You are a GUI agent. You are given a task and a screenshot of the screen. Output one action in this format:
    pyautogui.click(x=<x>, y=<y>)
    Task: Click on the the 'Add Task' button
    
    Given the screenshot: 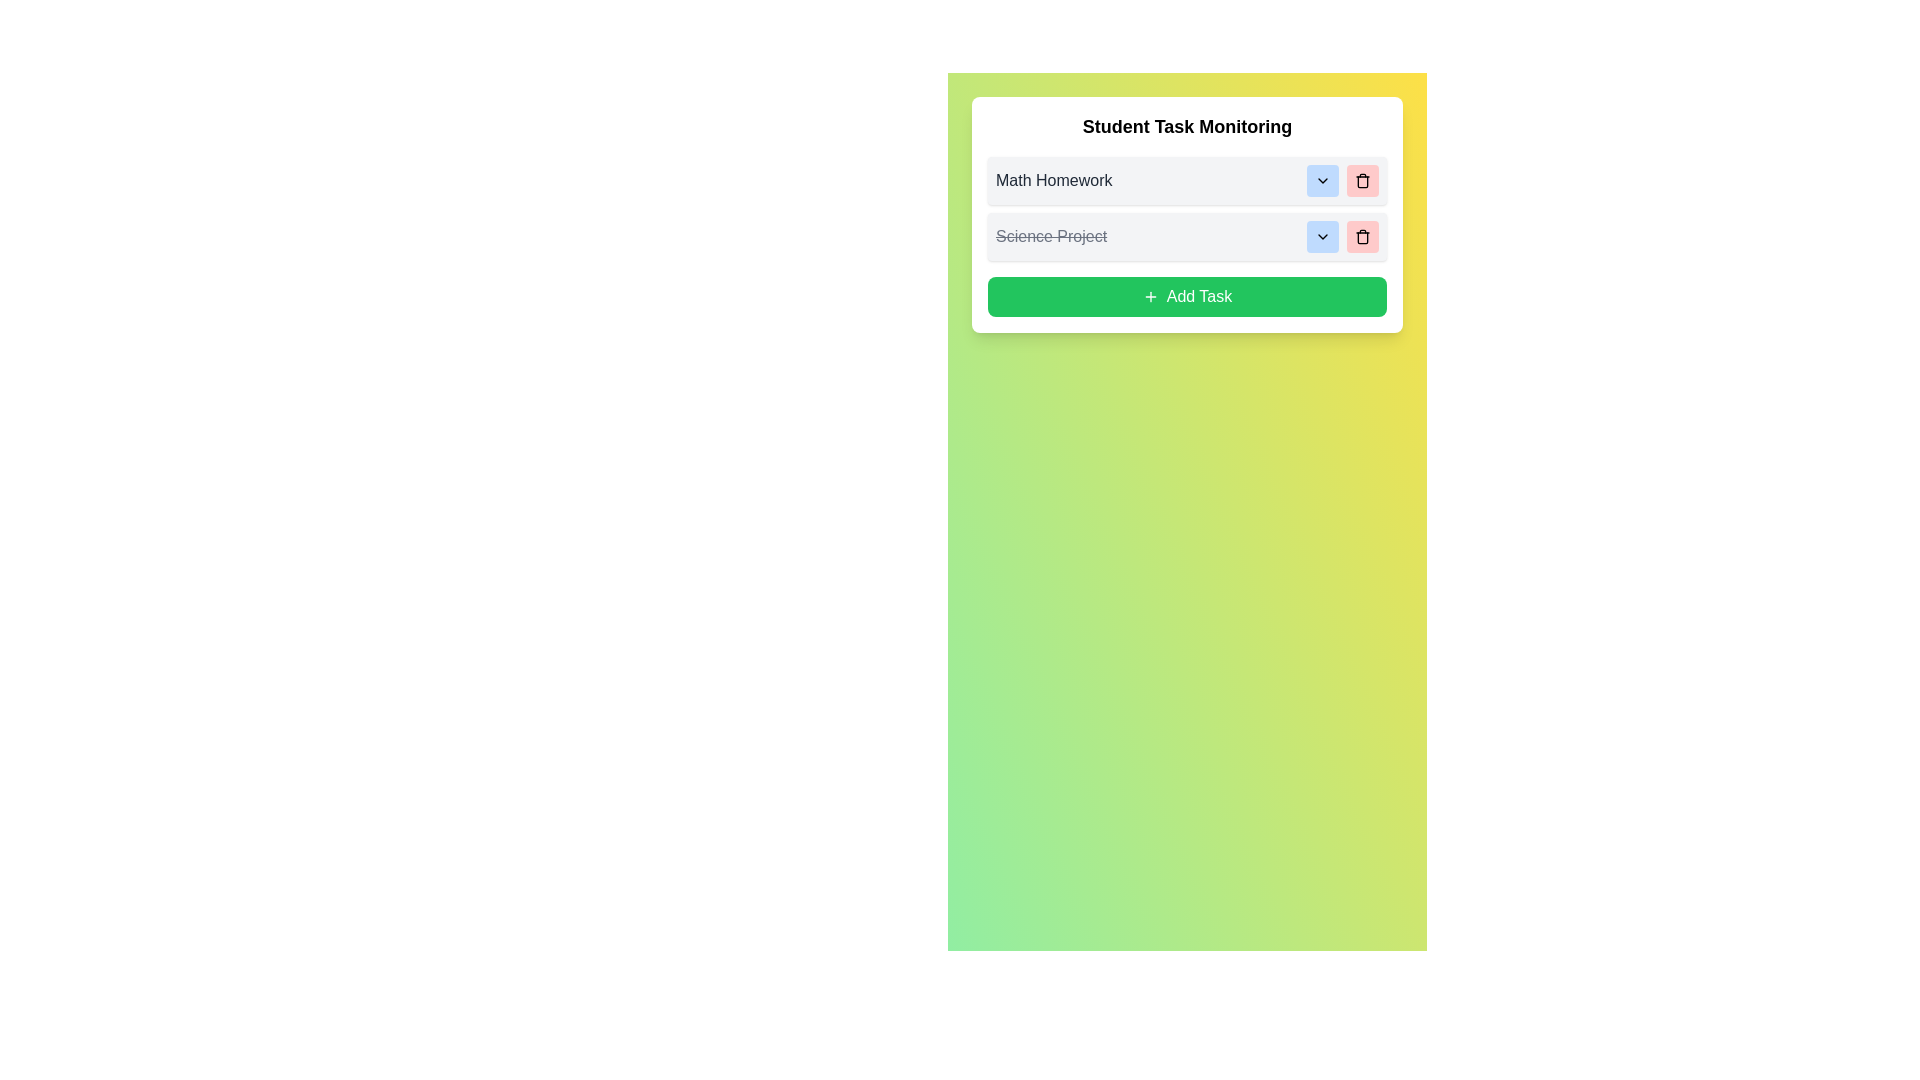 What is the action you would take?
    pyautogui.click(x=1150, y=297)
    